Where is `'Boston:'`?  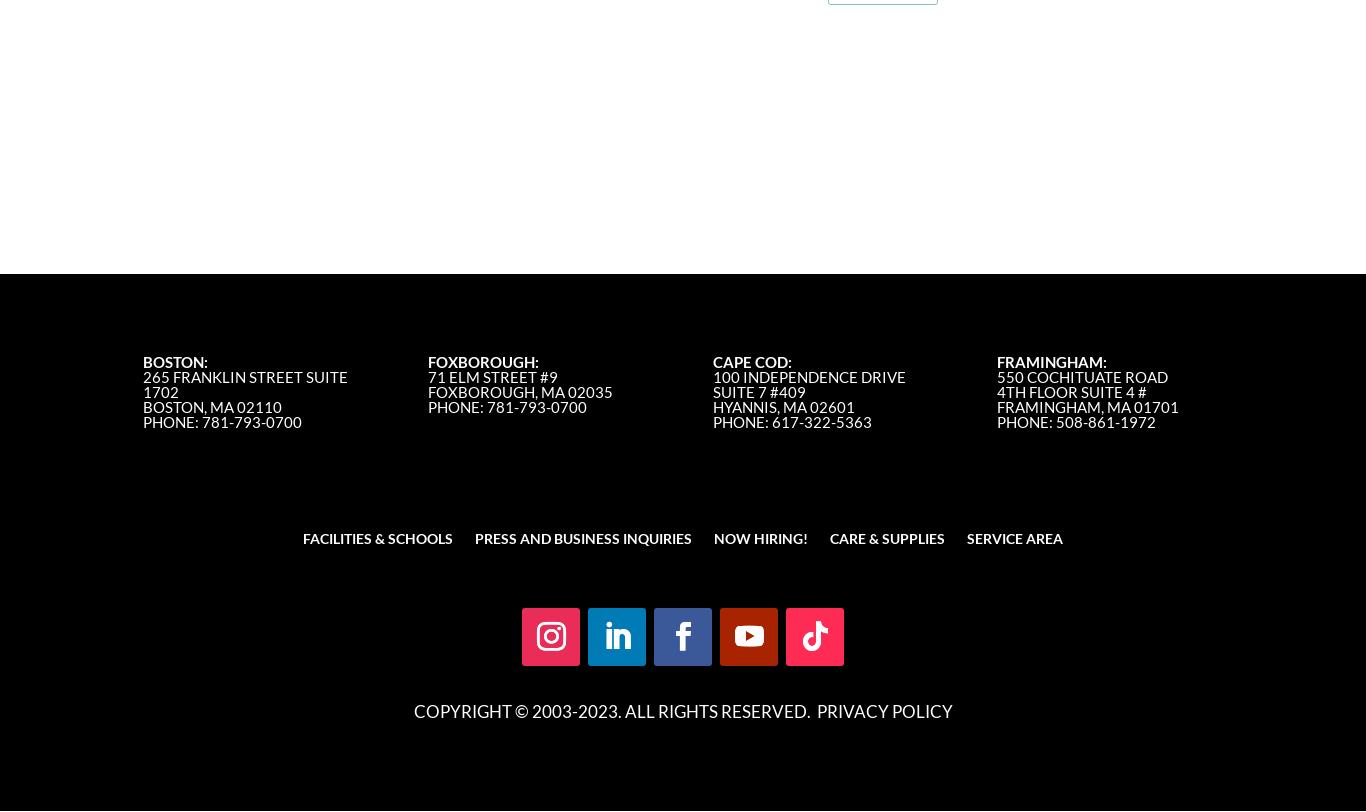 'Boston:' is located at coordinates (142, 361).